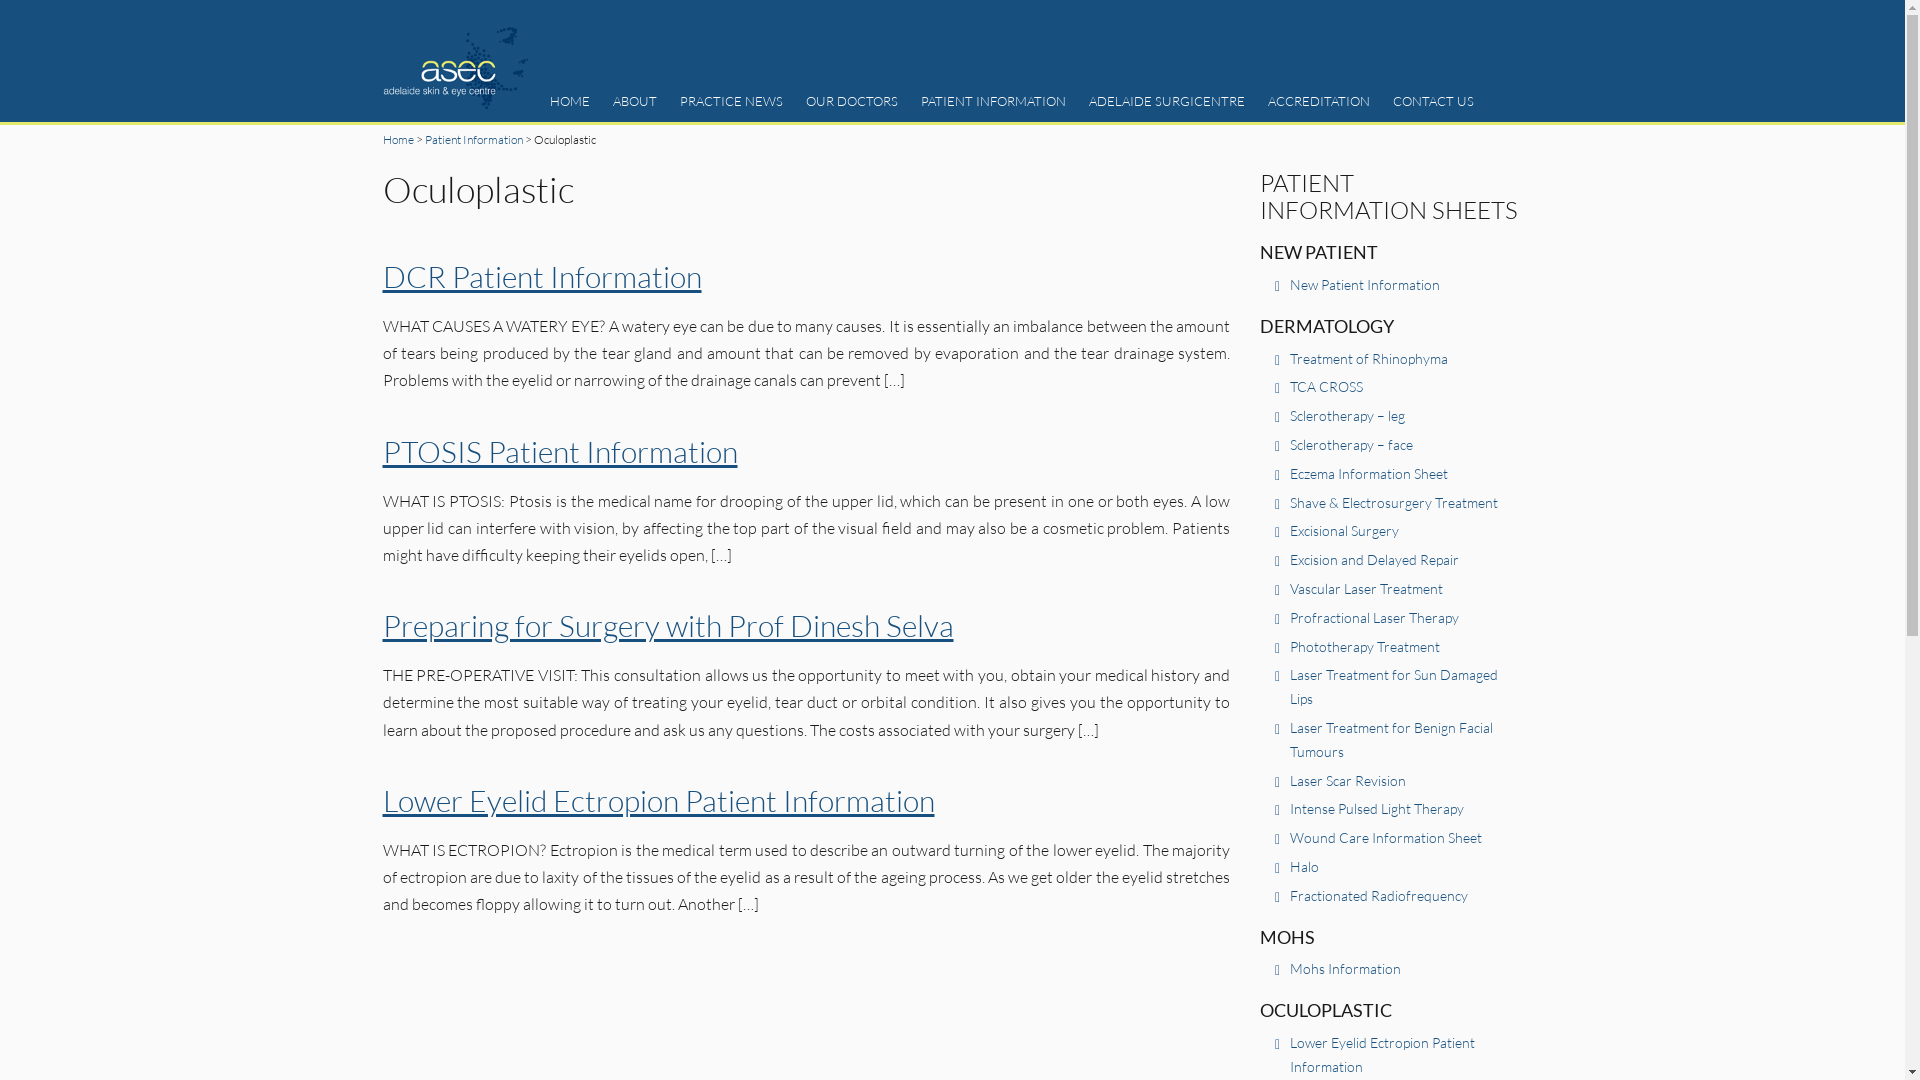  Describe the element at coordinates (1392, 501) in the screenshot. I see `'Shave & Electrosurgery Treatment'` at that location.